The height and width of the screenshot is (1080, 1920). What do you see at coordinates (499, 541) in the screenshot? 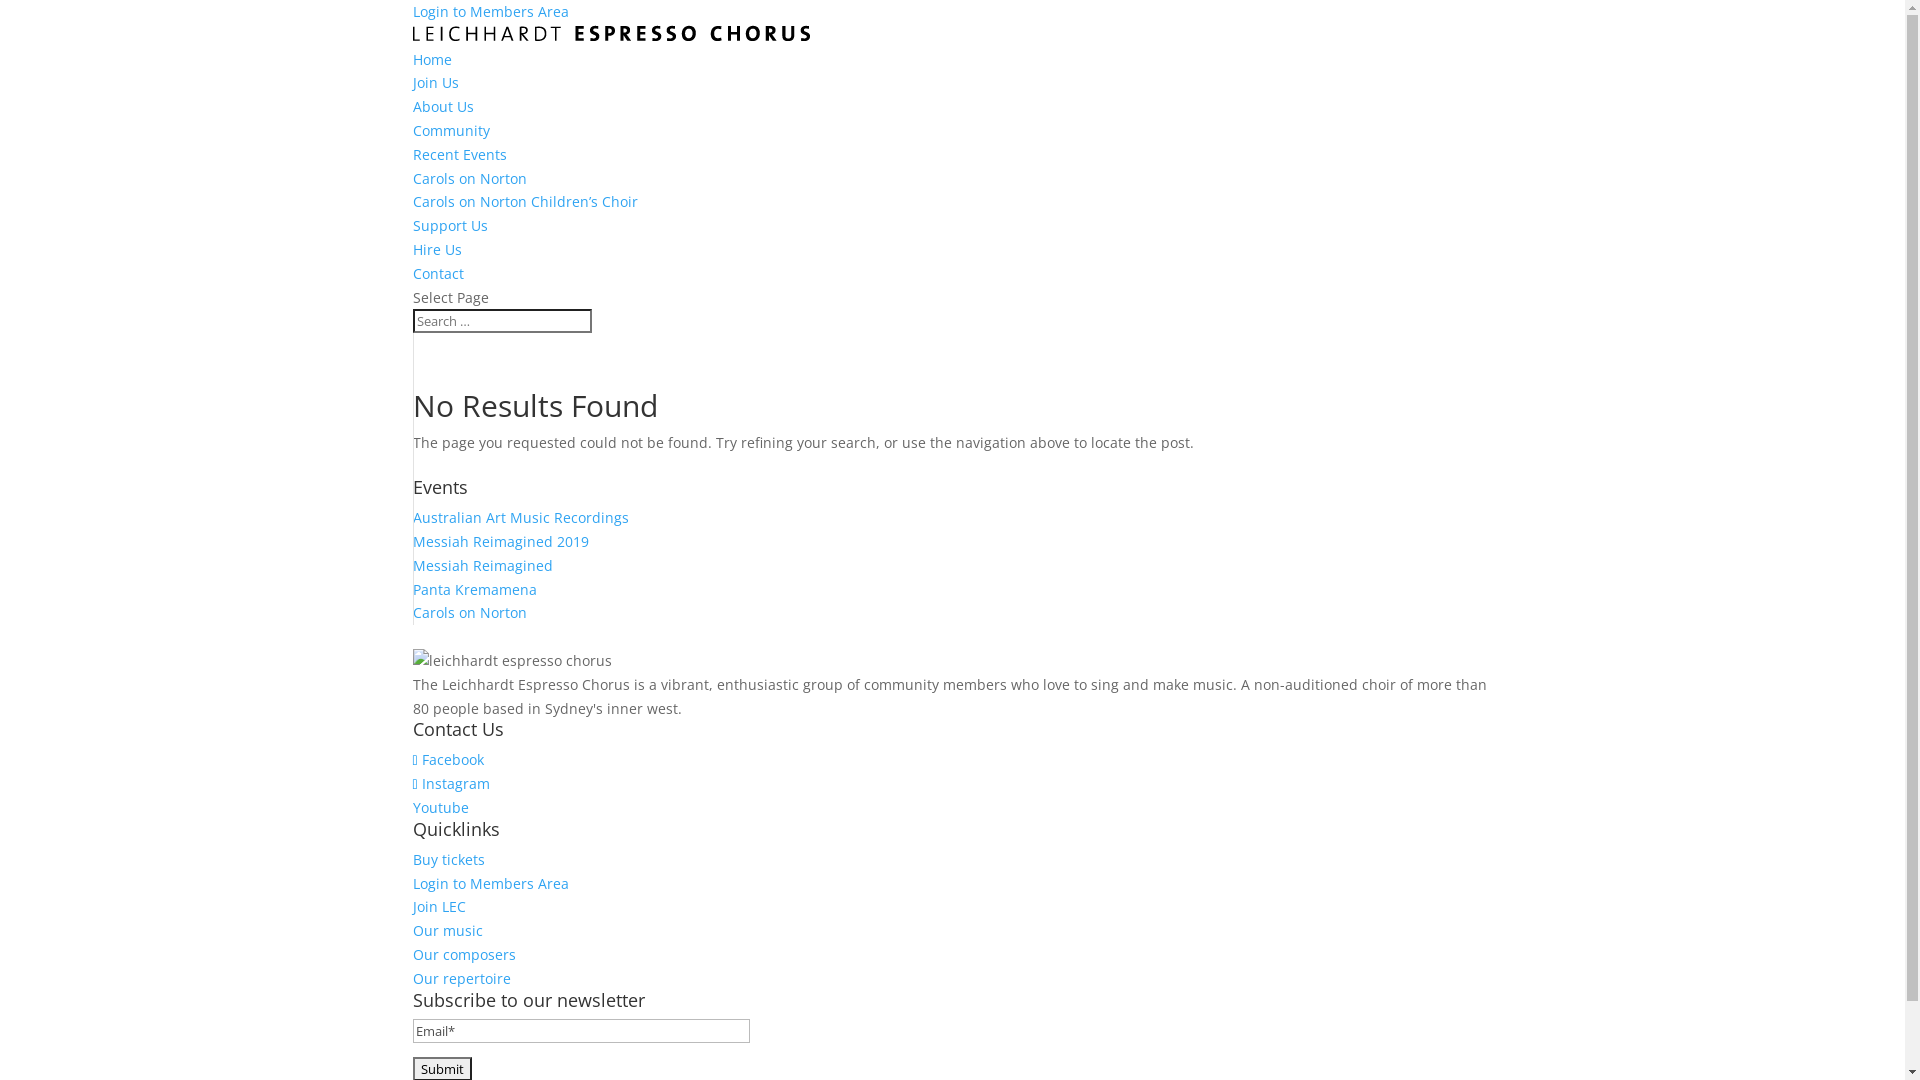
I see `'Messiah Reimagined 2019'` at bounding box center [499, 541].